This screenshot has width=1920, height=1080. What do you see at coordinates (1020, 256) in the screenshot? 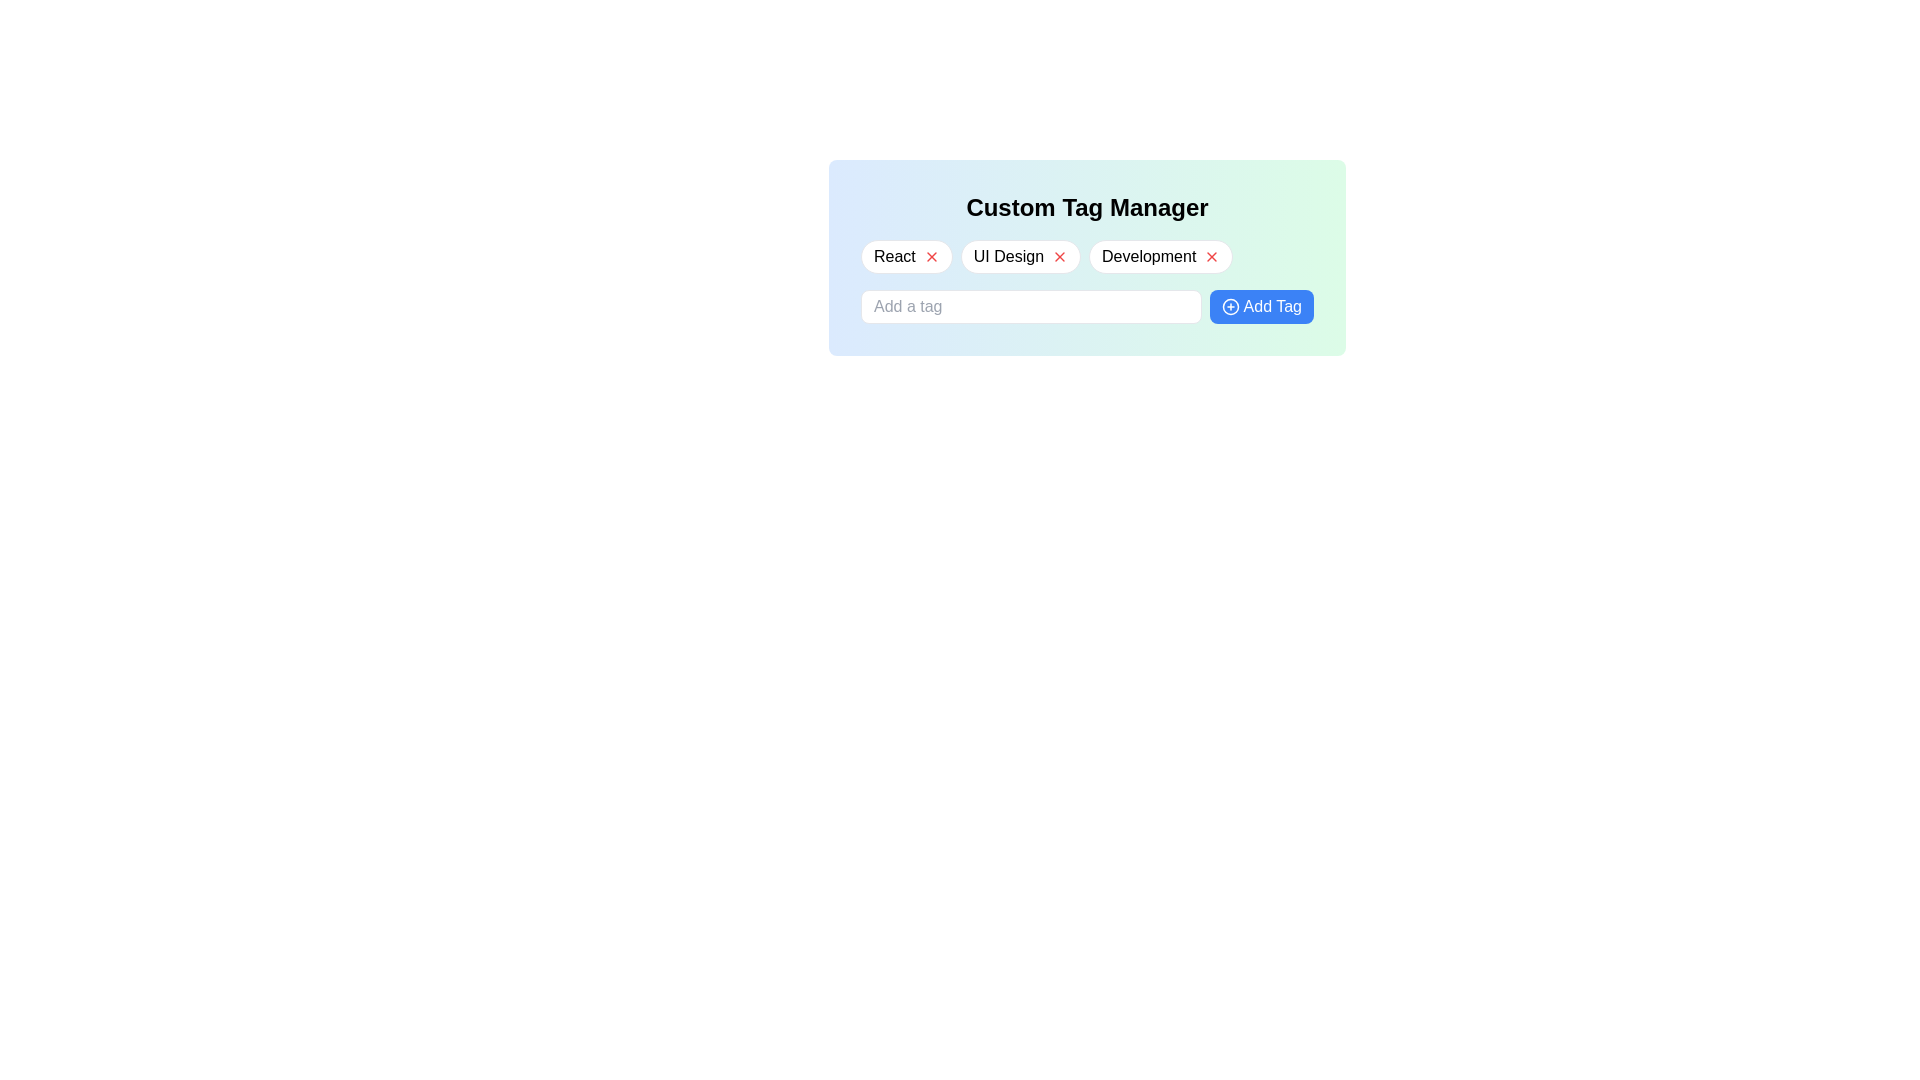
I see `the tag labeled 'UI Design' that features a small red 'x' icon for potential highlighting effects` at bounding box center [1020, 256].